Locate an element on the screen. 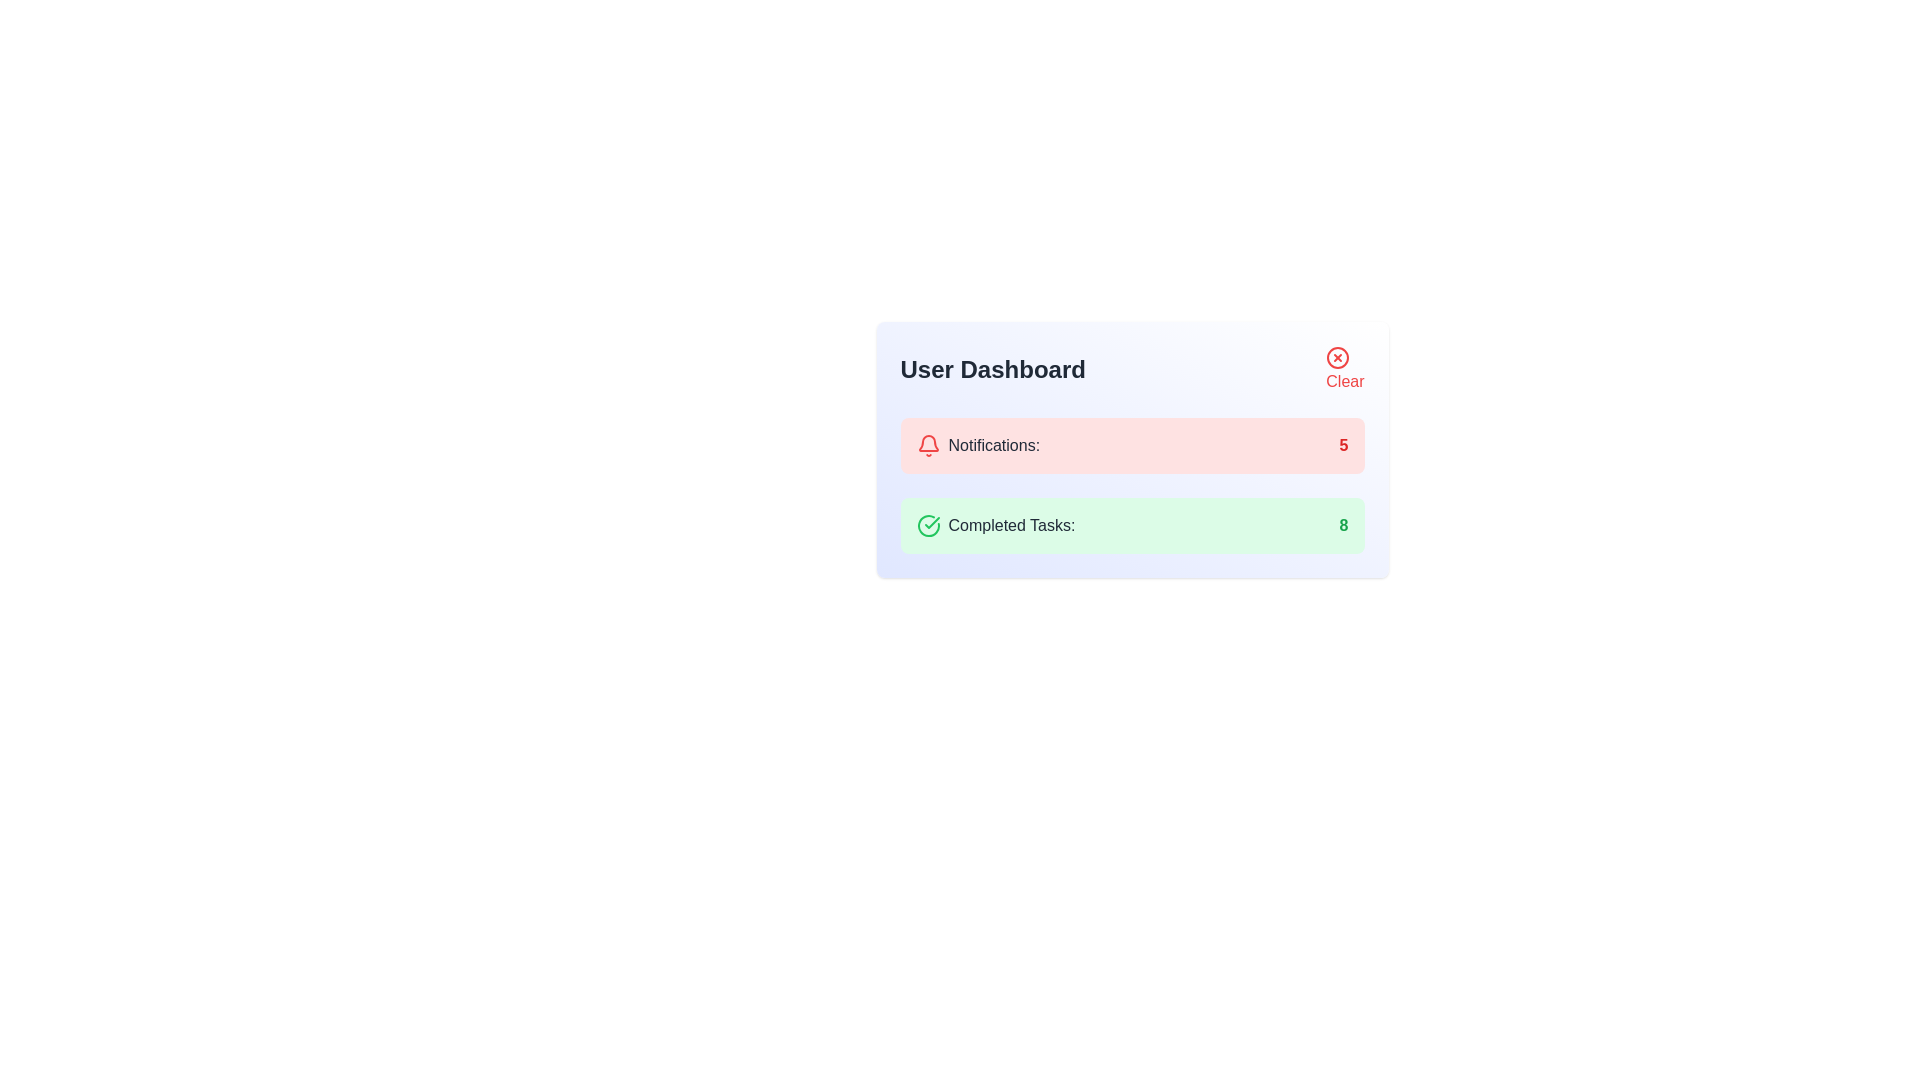 The height and width of the screenshot is (1080, 1920). attributes or styles of the circular arc element representing a checked task within the green circle icon in the 'Completed Tasks' section of the user dashboard is located at coordinates (927, 524).